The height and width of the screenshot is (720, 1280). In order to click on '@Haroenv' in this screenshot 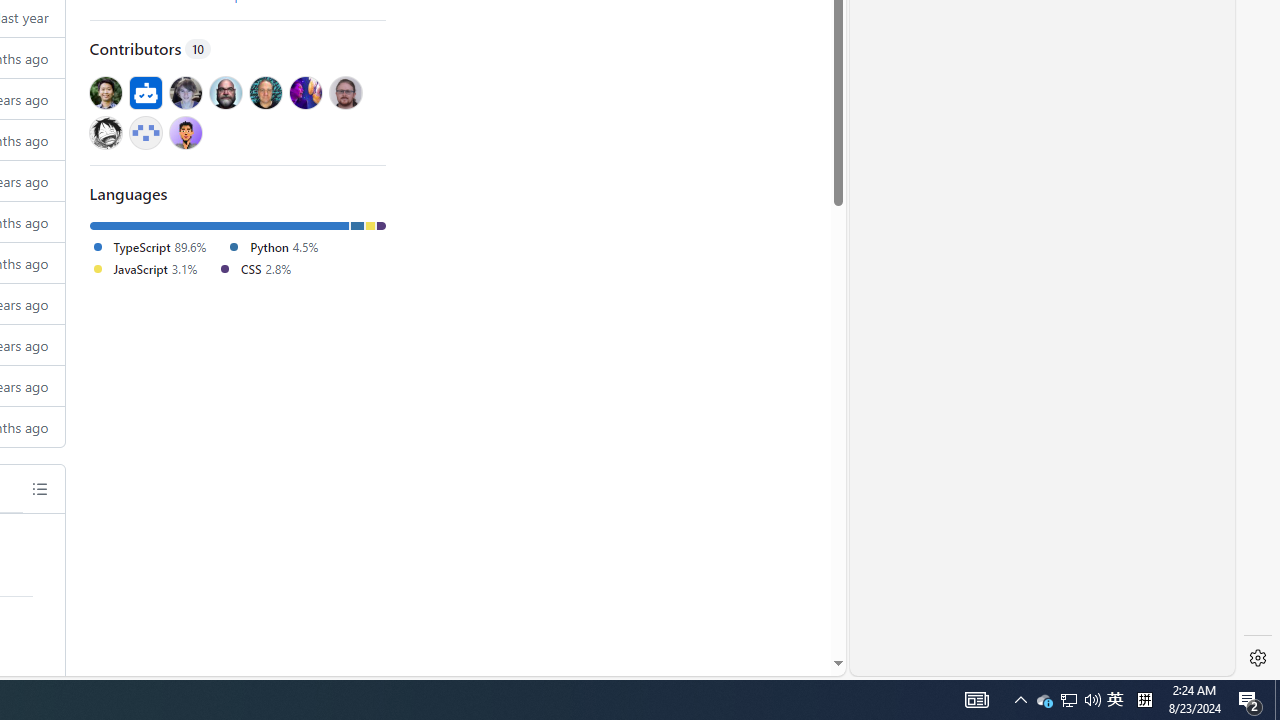, I will do `click(304, 92)`.